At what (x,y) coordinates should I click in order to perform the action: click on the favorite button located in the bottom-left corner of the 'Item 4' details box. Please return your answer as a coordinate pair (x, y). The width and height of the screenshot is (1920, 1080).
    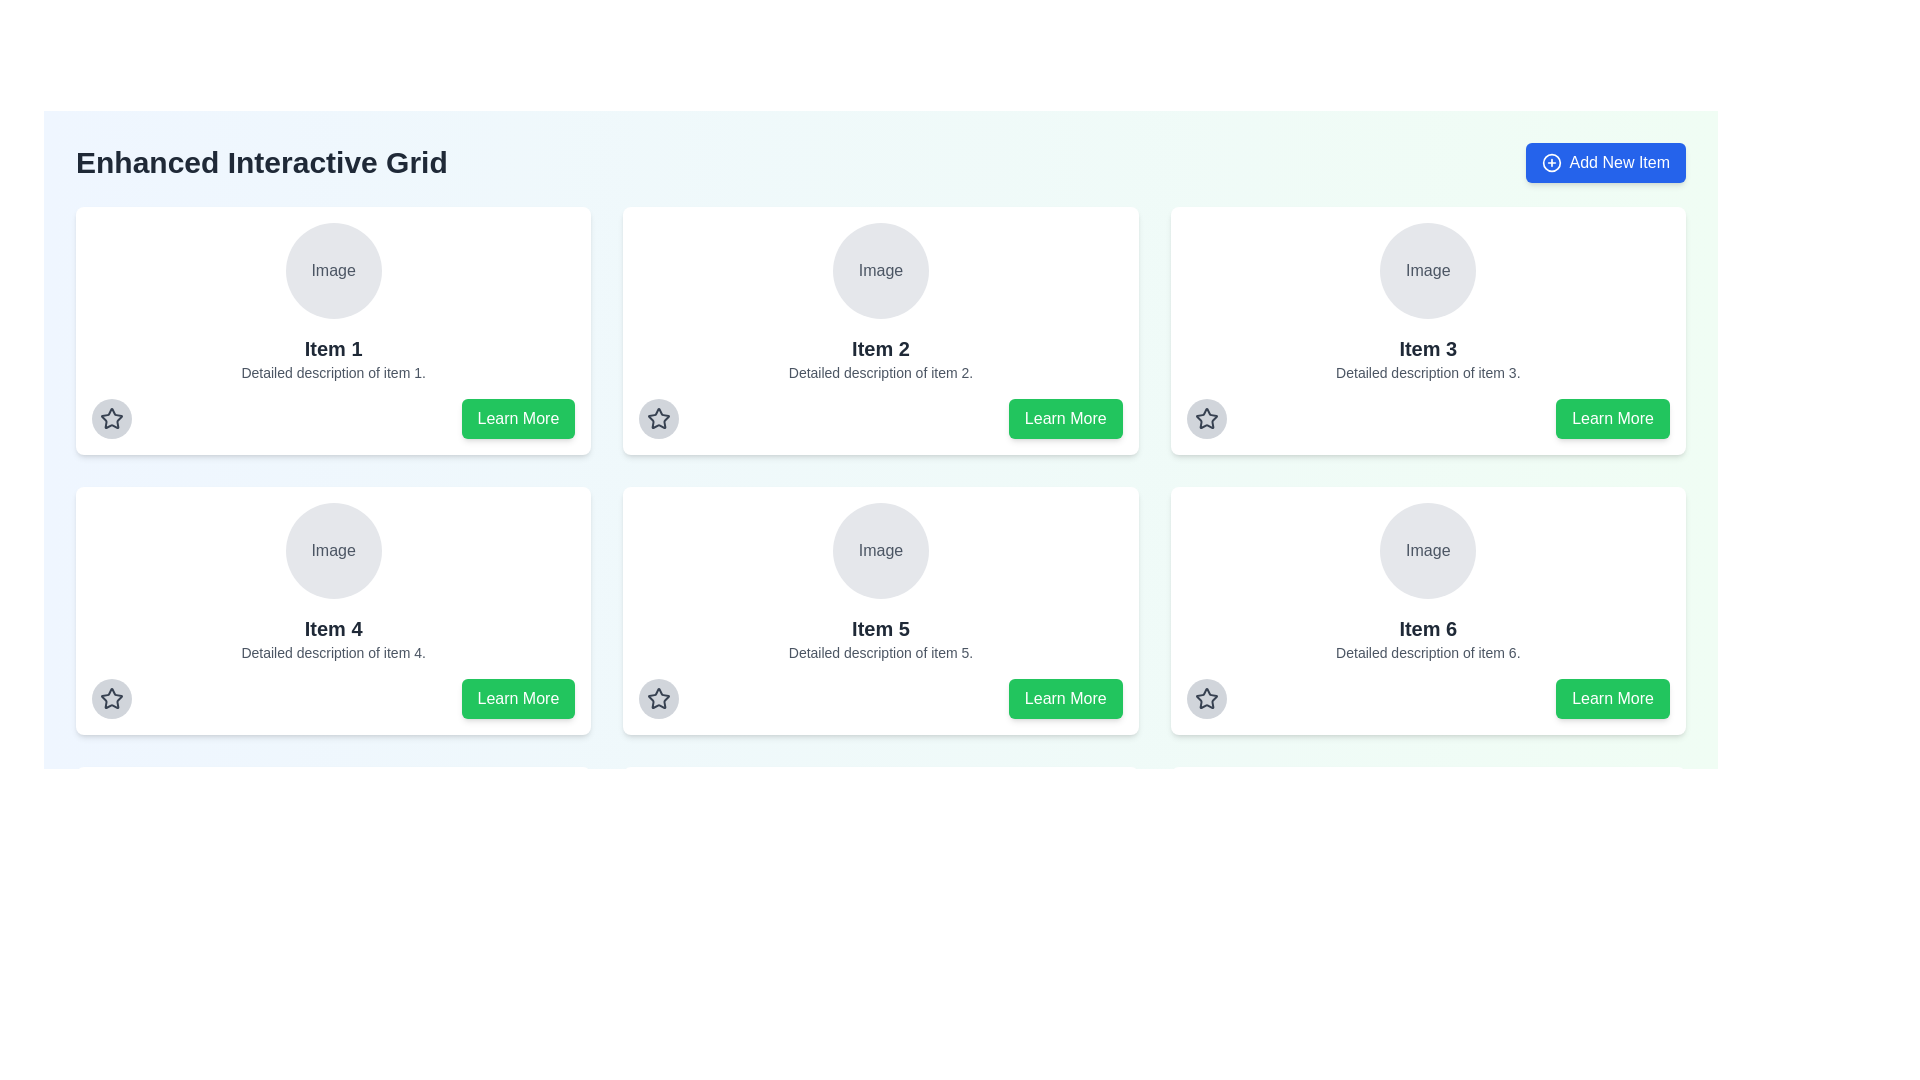
    Looking at the image, I should click on (110, 697).